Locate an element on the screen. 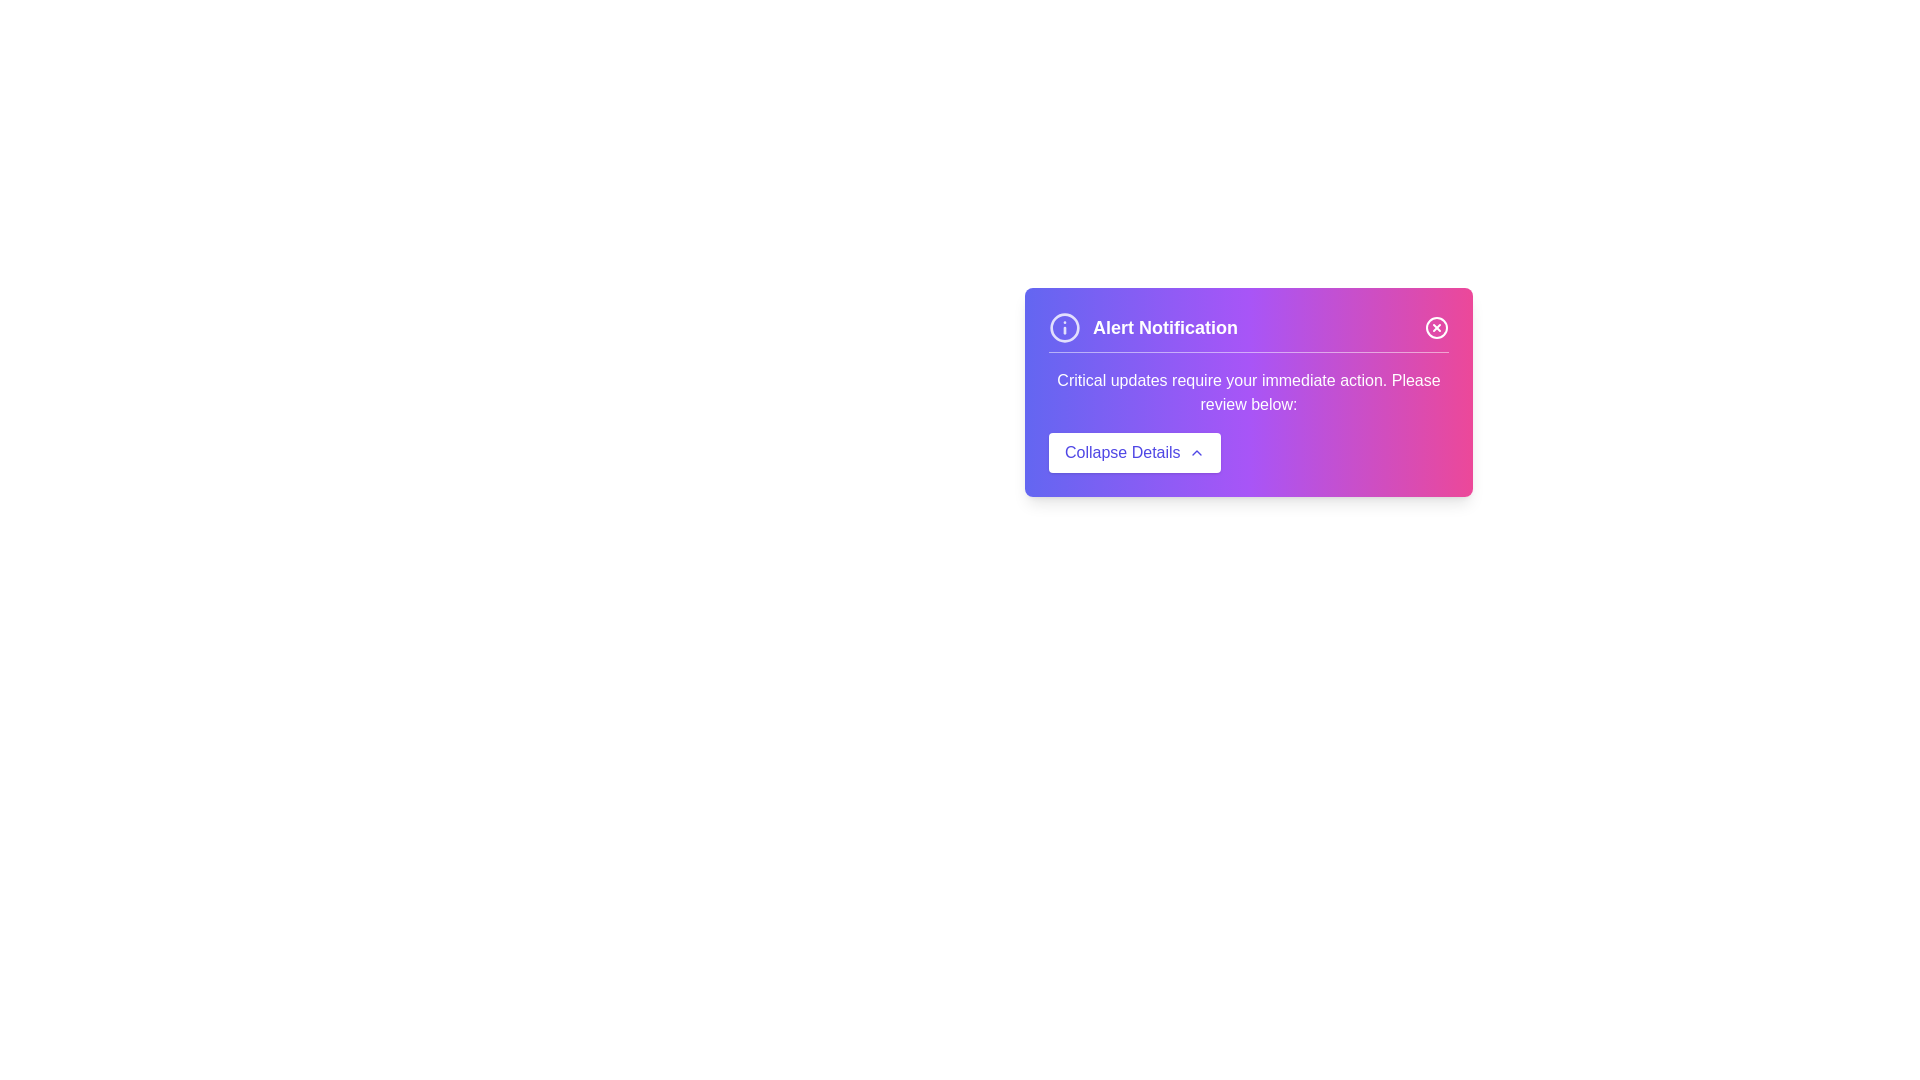  the 'Collapse Details' button to hide the detailed information is located at coordinates (1133, 452).